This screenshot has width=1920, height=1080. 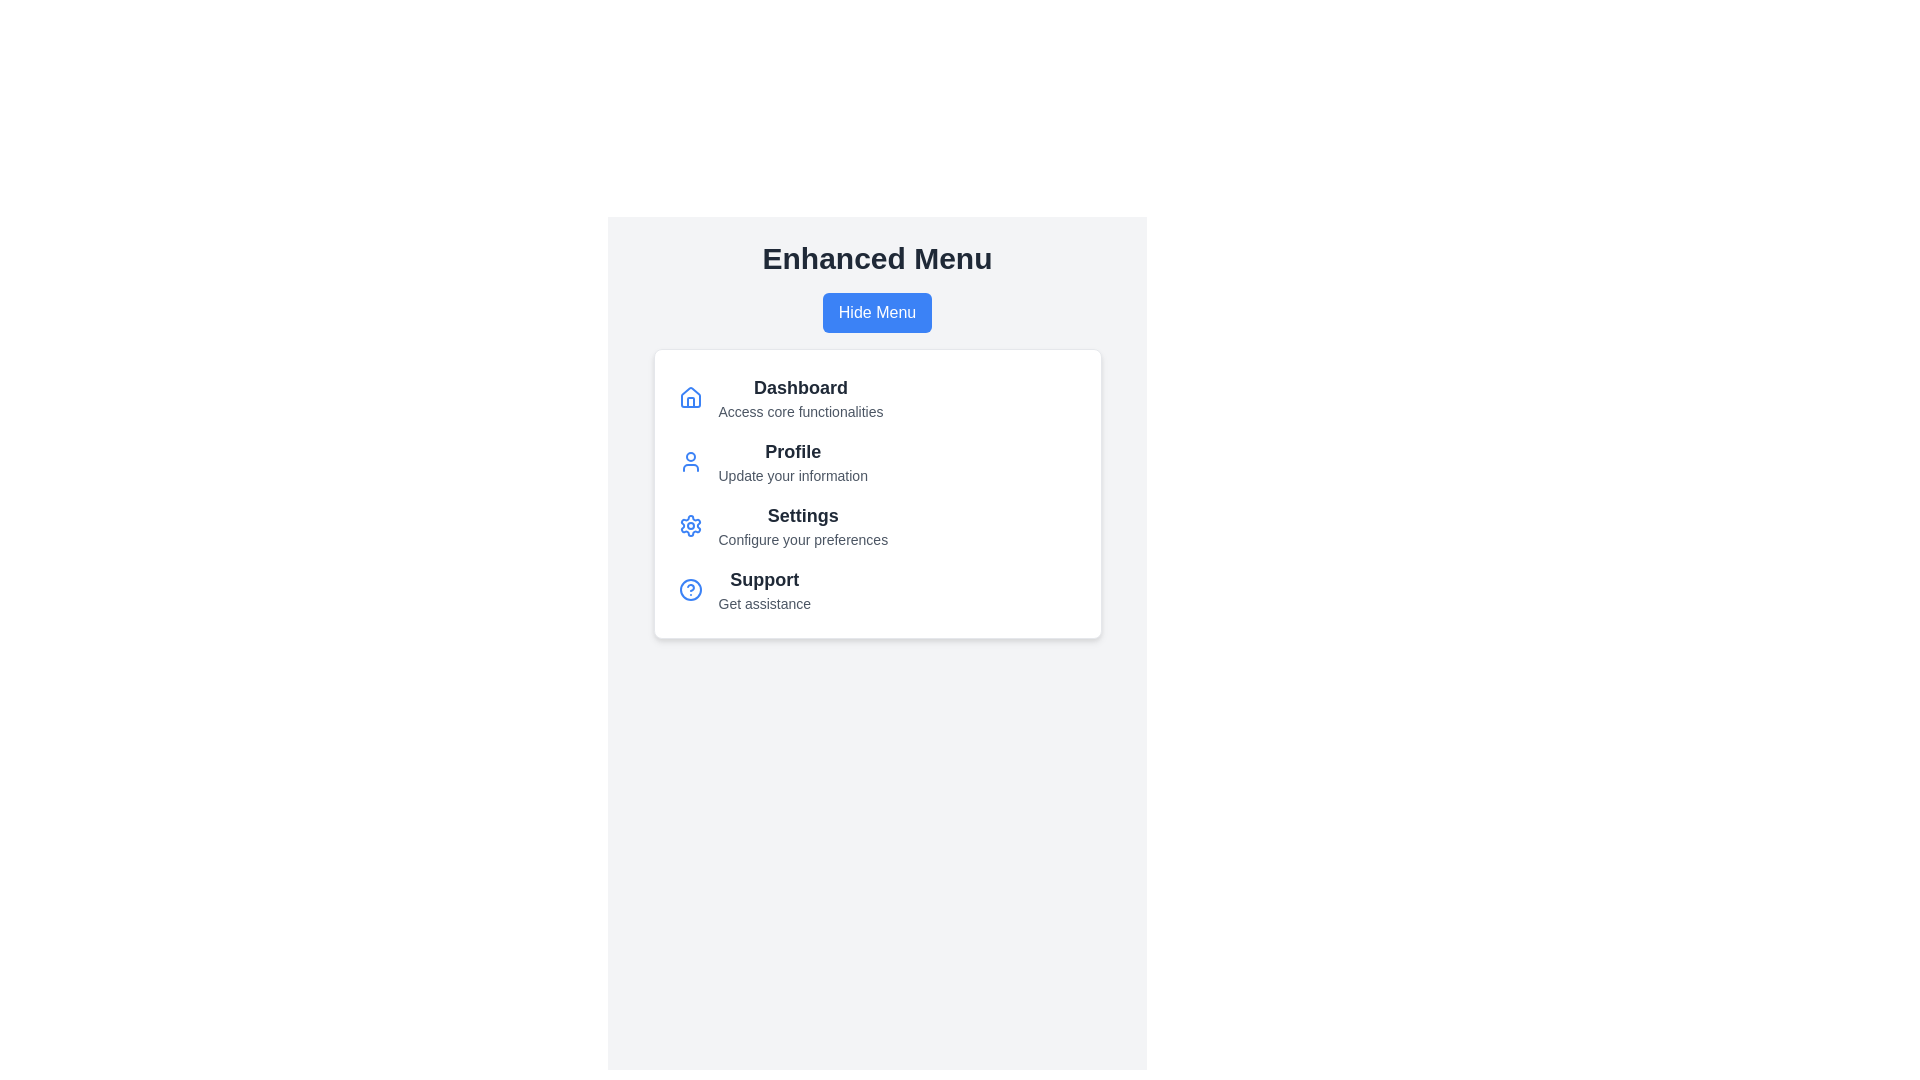 What do you see at coordinates (763, 579) in the screenshot?
I see `the menu item labeled Support to activate its corresponding action` at bounding box center [763, 579].